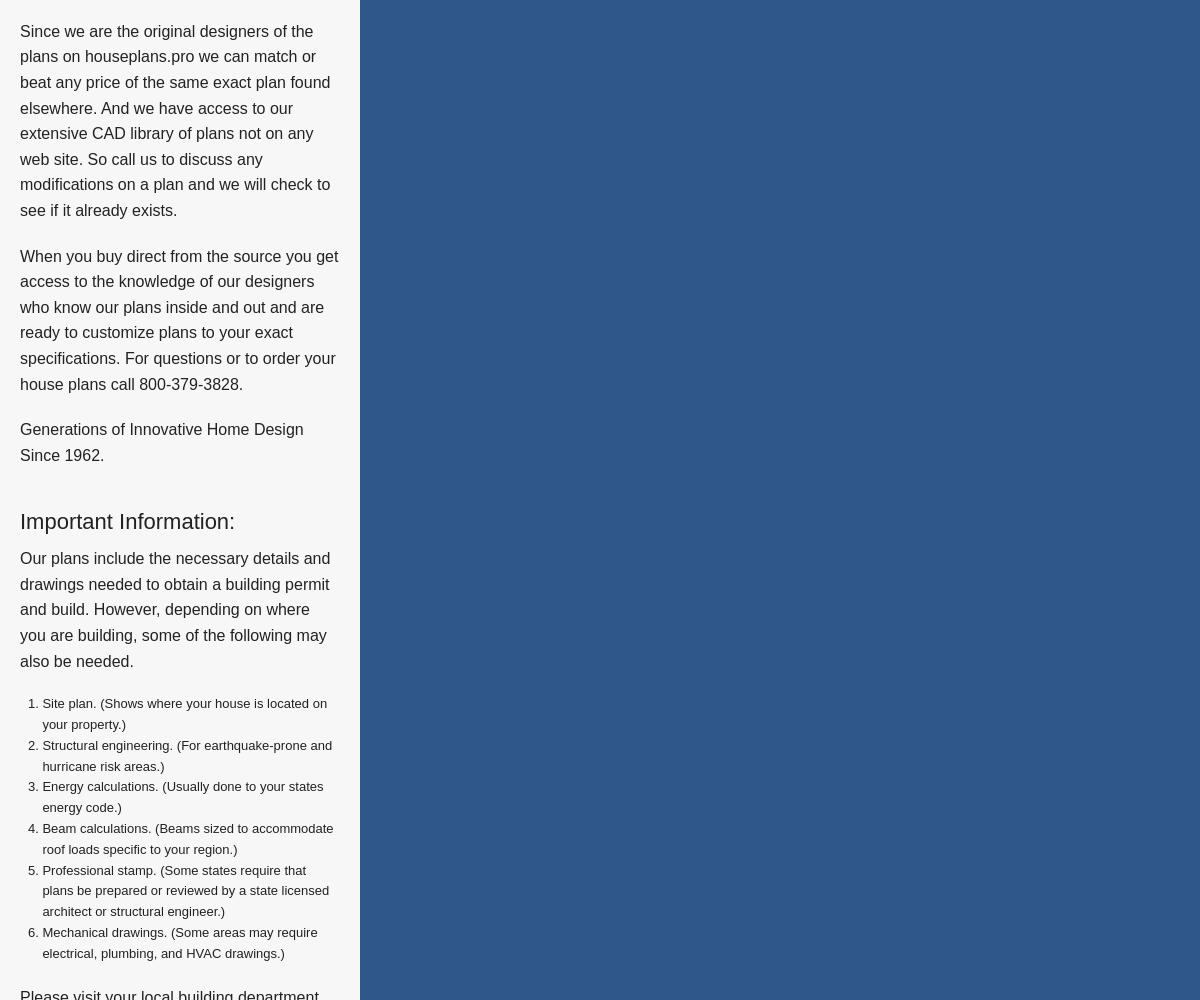 The height and width of the screenshot is (1000, 1200). I want to click on 'Professional stamp. (Some states require that plans be prepared or reviewed by a state licensed architect or structural engineer.)', so click(184, 890).